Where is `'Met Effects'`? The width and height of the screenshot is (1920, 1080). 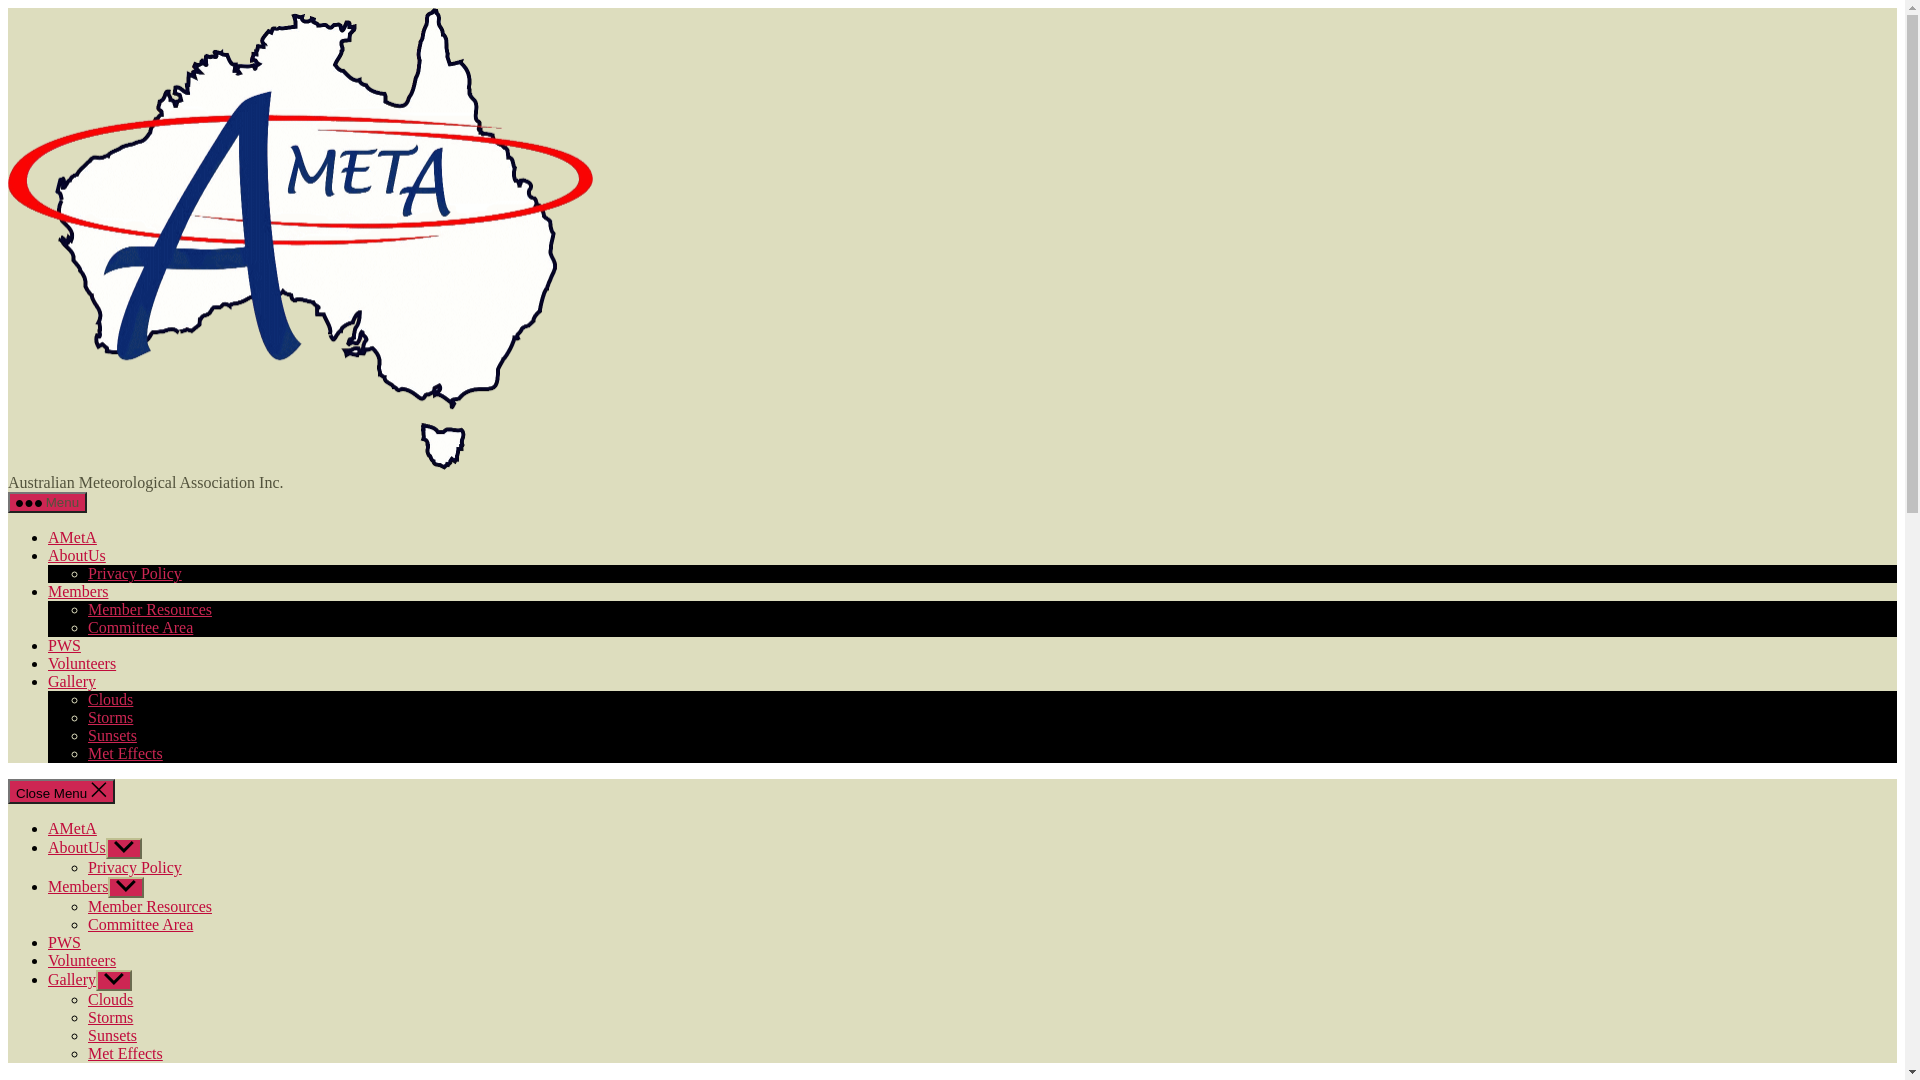 'Met Effects' is located at coordinates (124, 1052).